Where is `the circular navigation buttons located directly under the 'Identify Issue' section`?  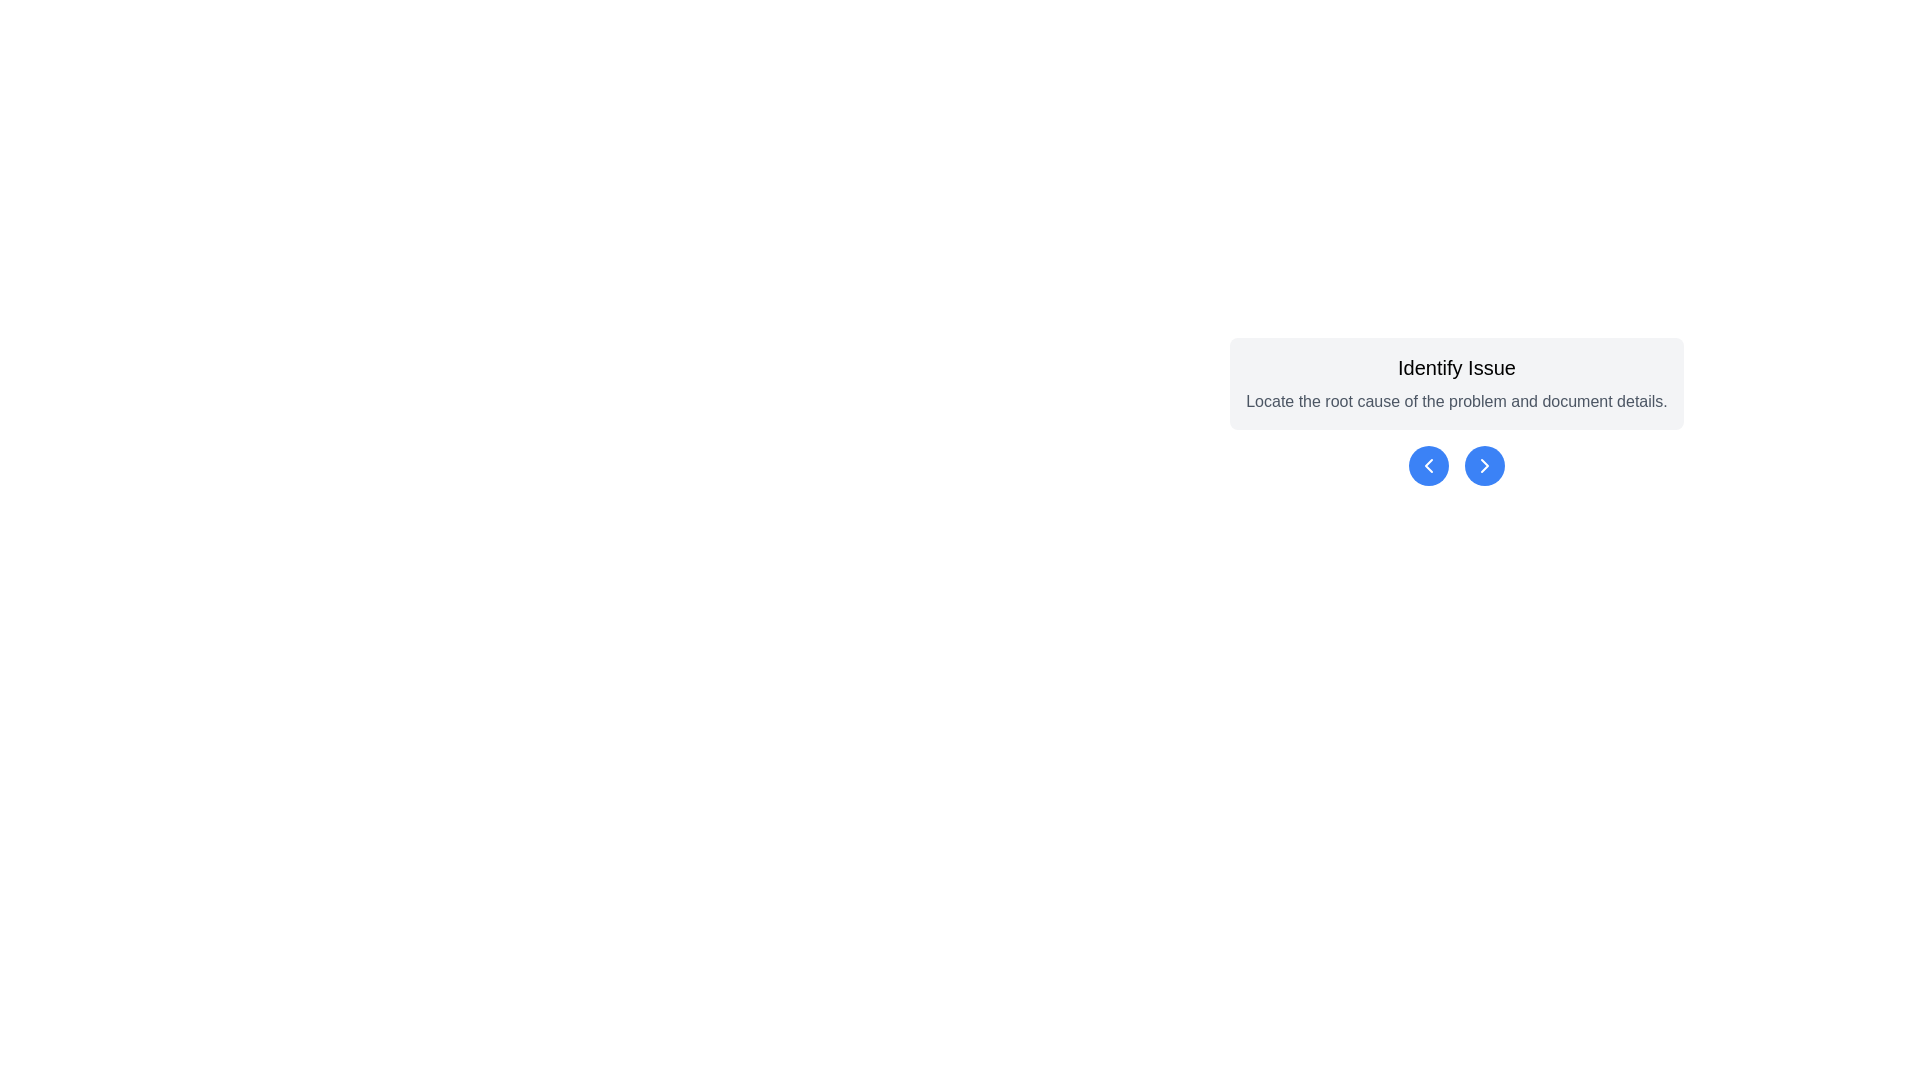 the circular navigation buttons located directly under the 'Identify Issue' section is located at coordinates (1457, 466).